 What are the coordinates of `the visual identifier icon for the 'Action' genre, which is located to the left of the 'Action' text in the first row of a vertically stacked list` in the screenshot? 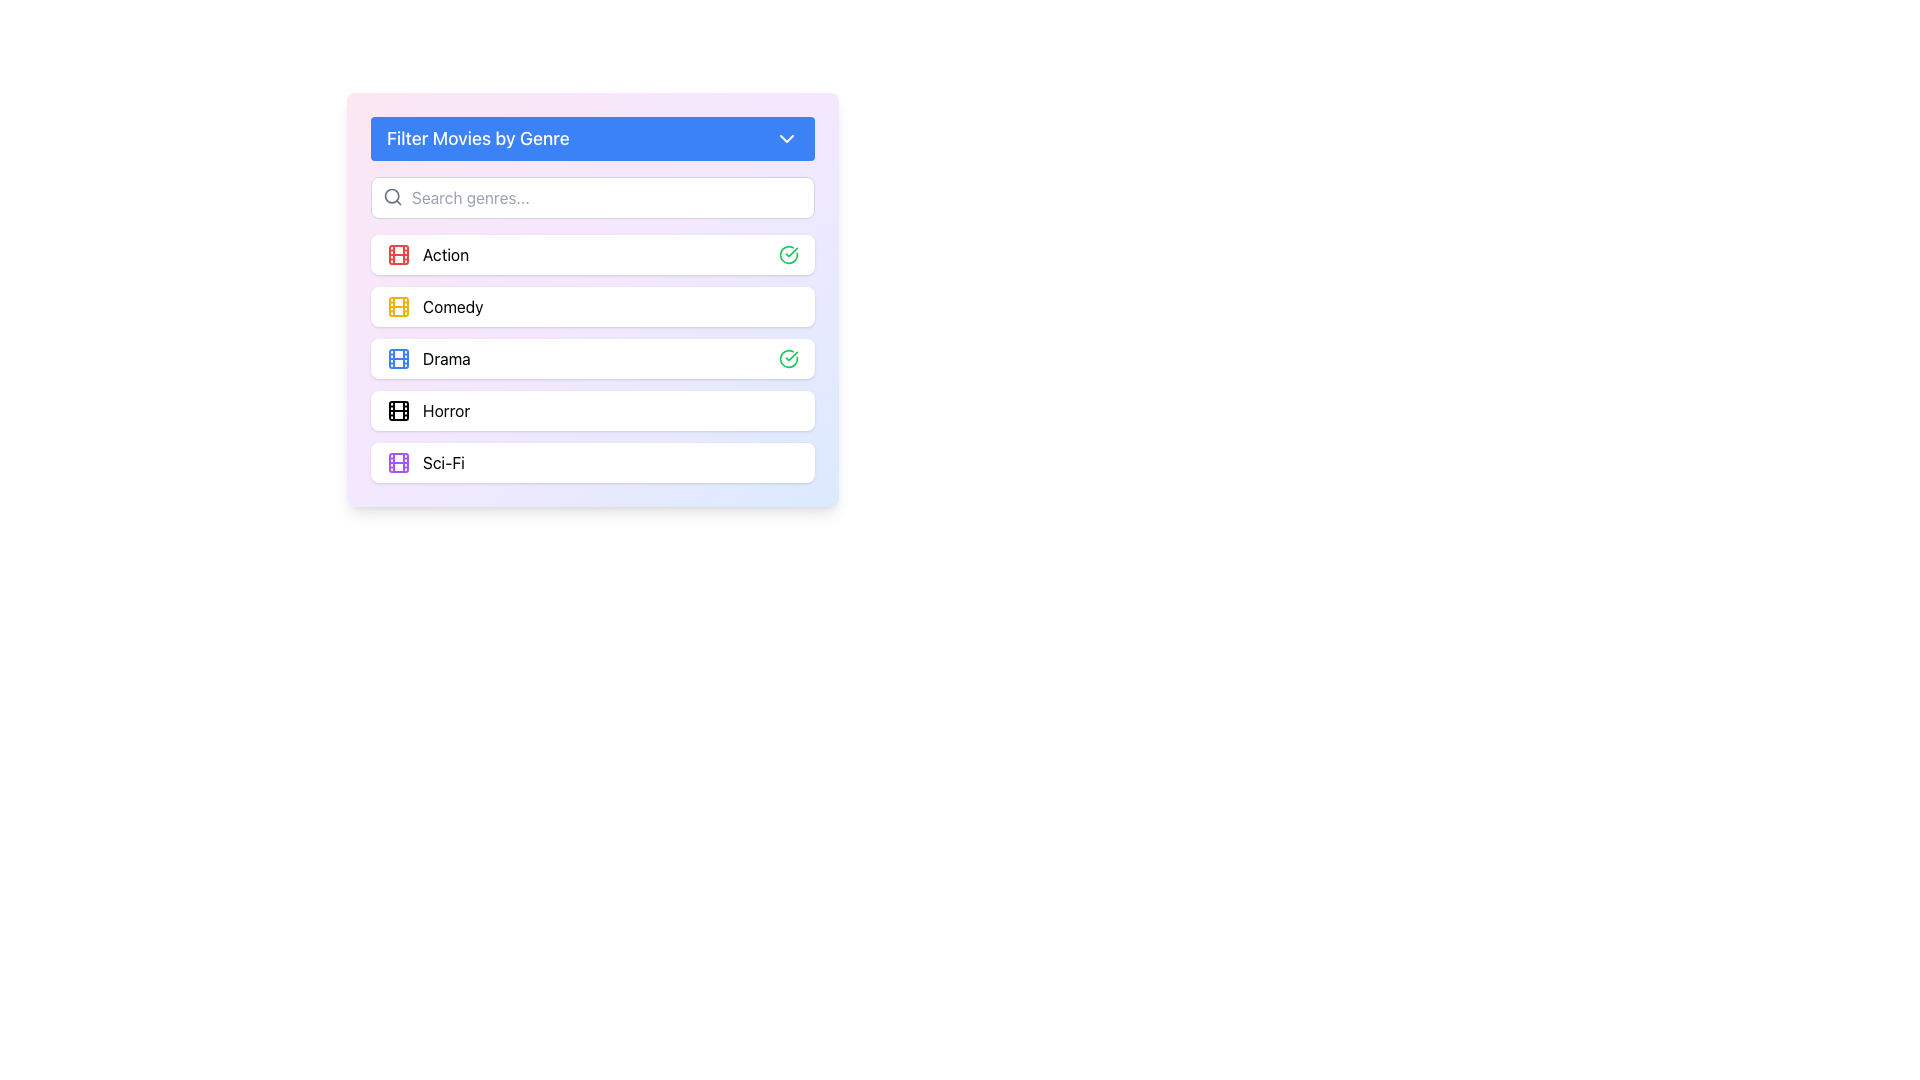 It's located at (398, 253).